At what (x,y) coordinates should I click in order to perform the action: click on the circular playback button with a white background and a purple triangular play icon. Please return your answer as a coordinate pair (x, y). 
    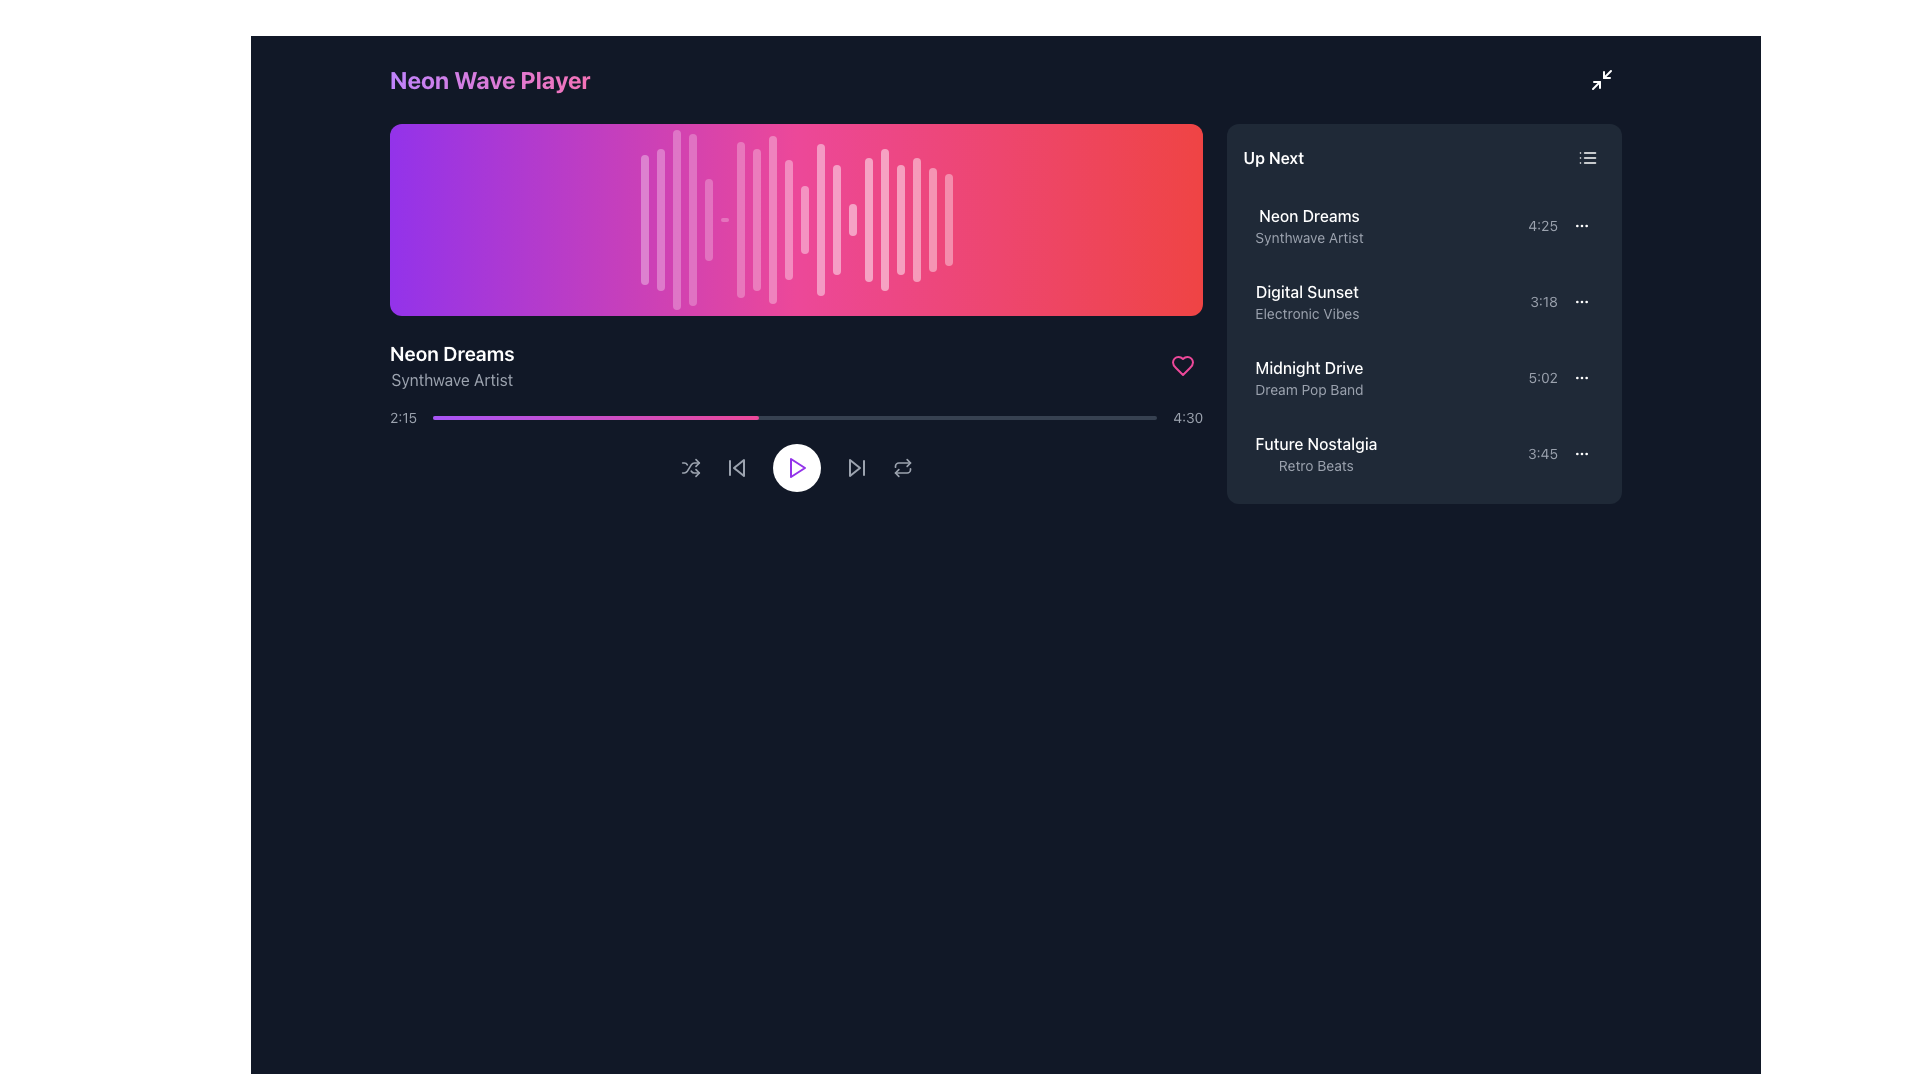
    Looking at the image, I should click on (795, 467).